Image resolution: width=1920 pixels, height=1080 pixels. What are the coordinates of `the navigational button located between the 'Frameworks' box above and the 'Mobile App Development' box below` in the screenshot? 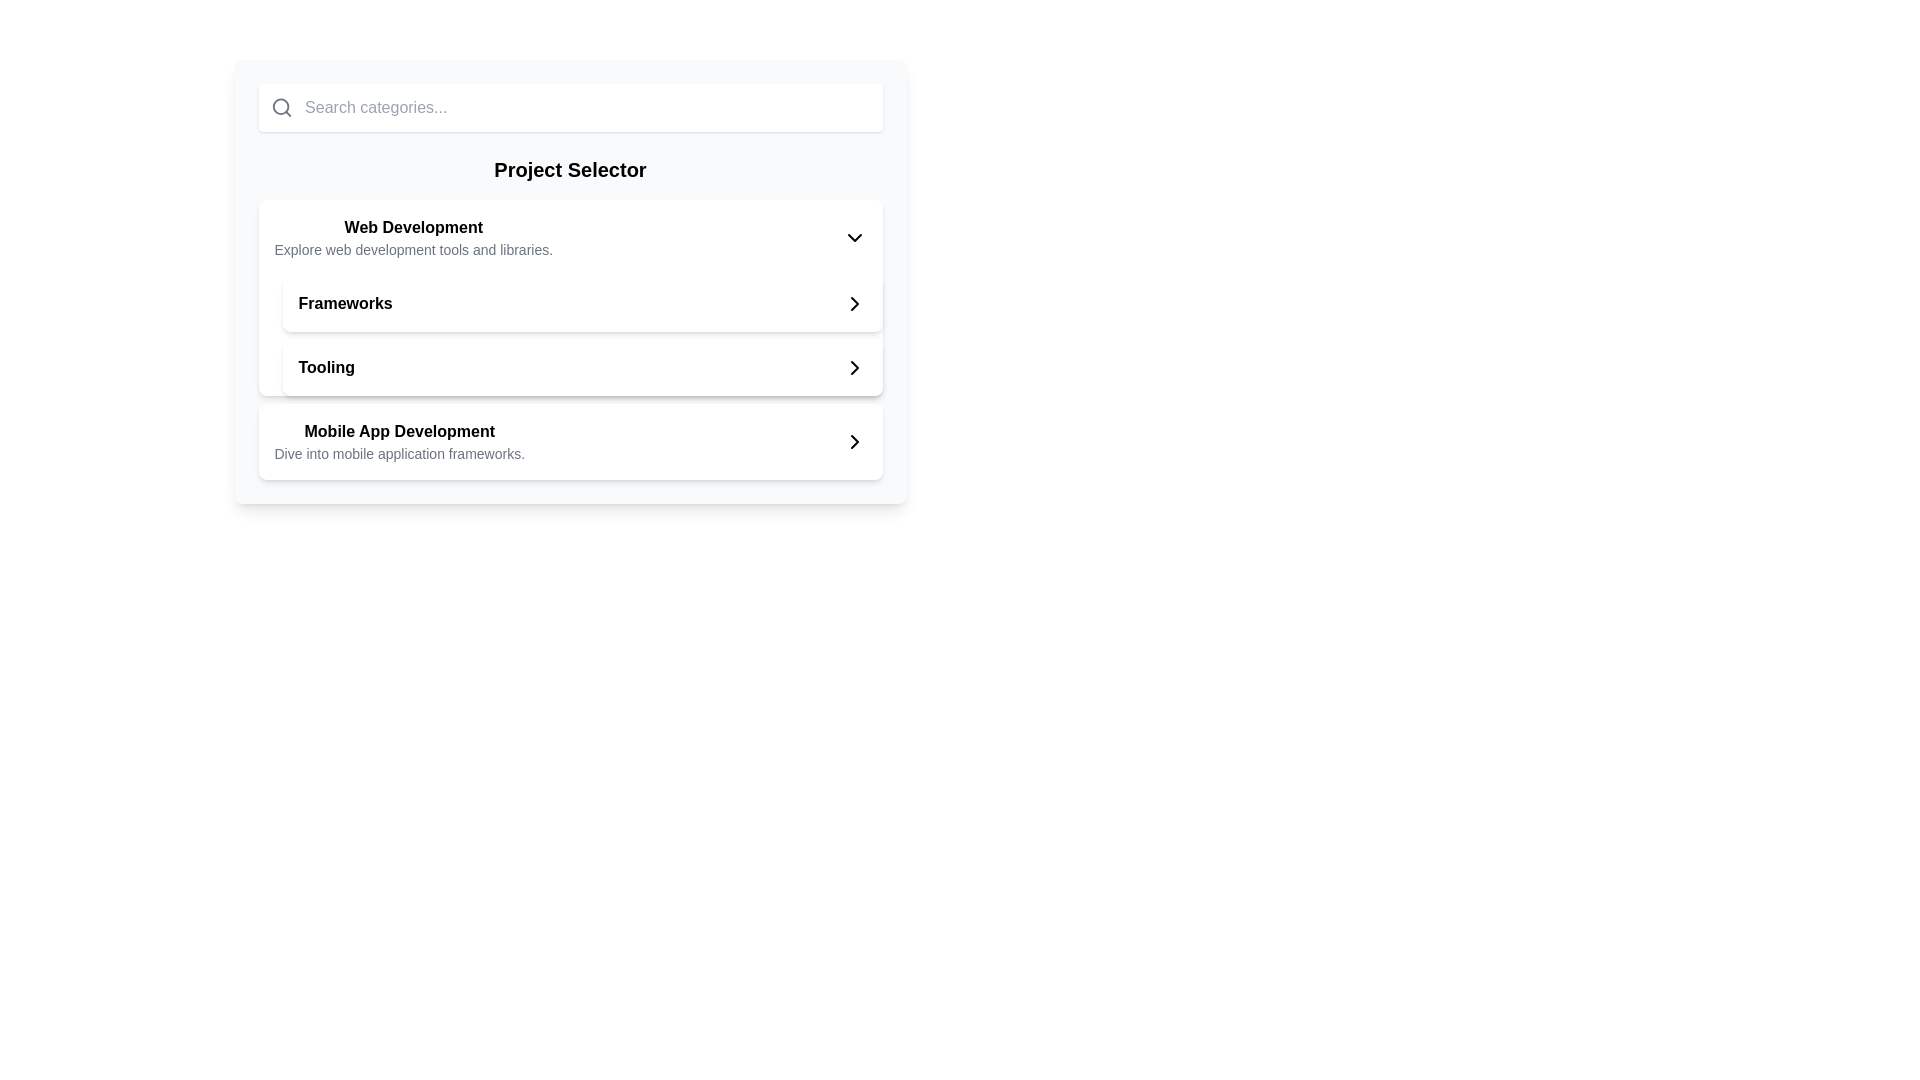 It's located at (581, 367).